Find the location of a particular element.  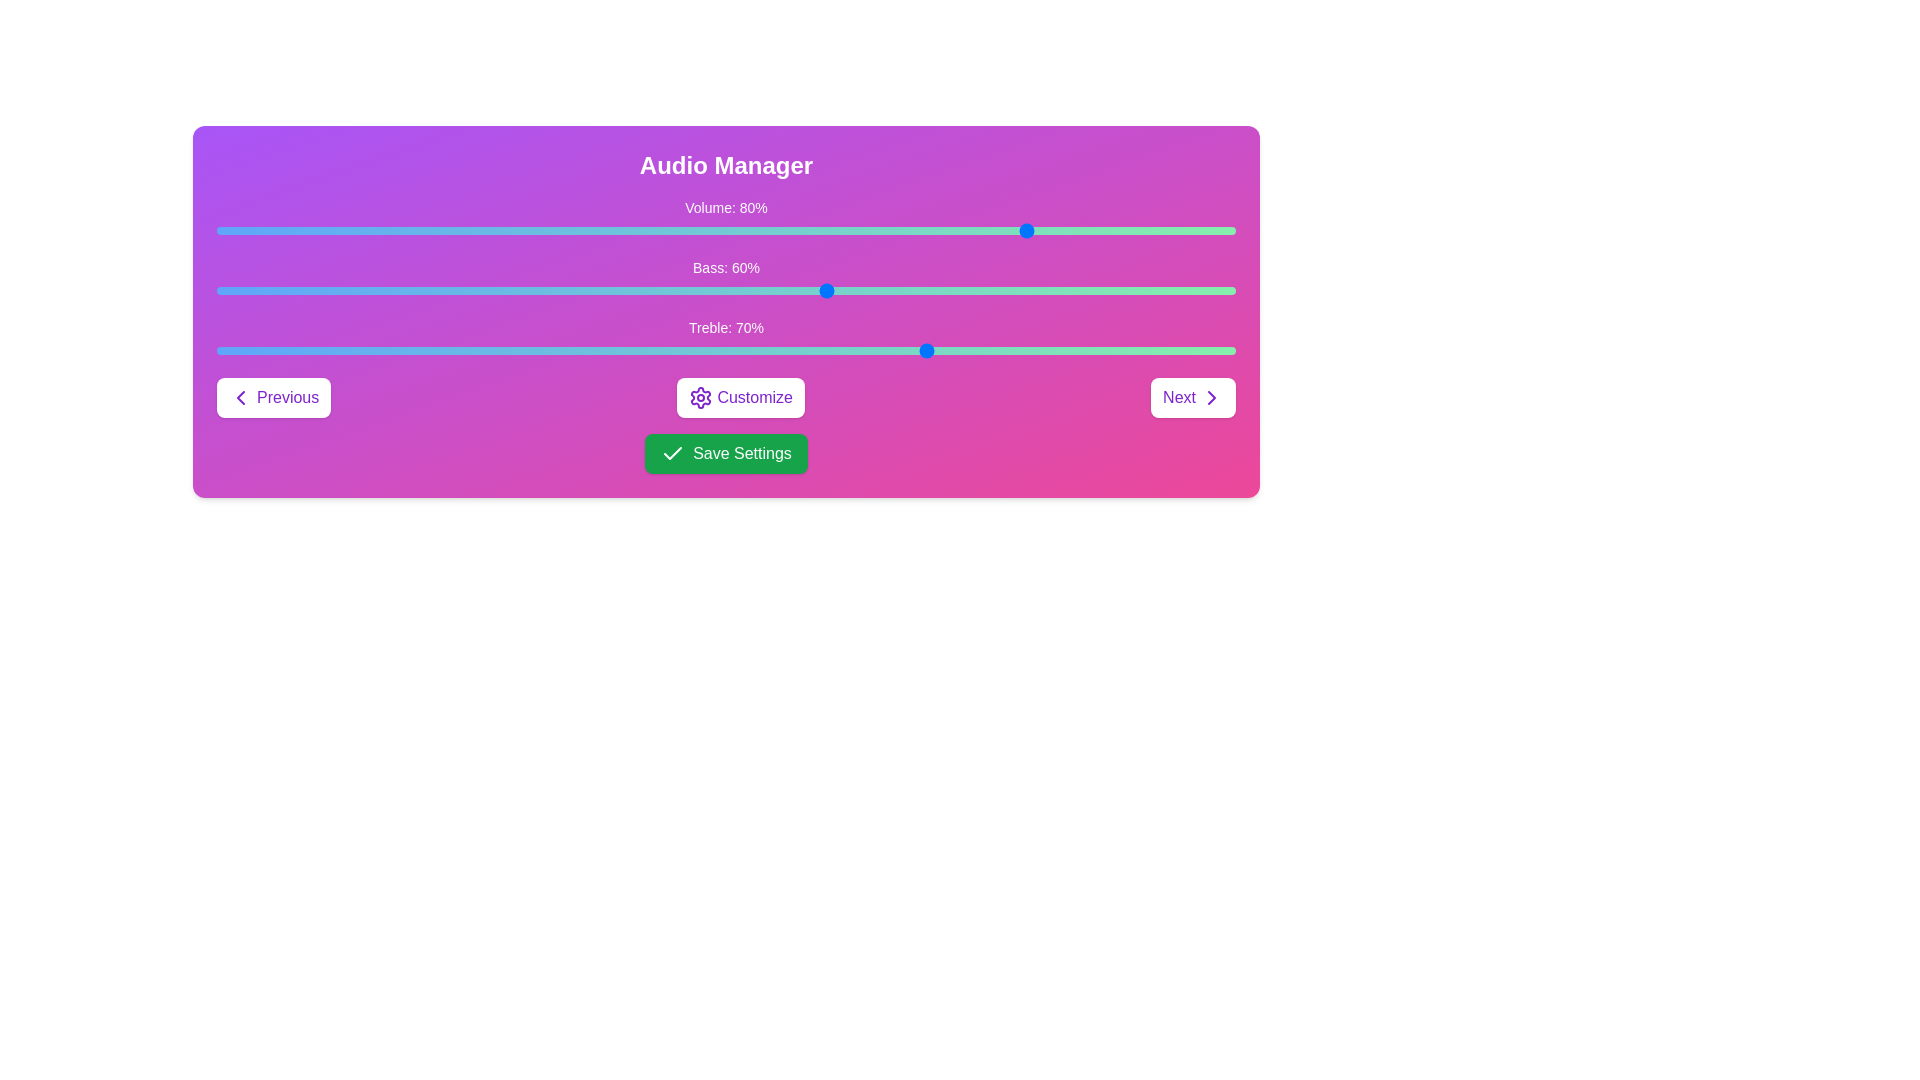

the Text Label displaying 'Bass: 60%' which is located in the middle of the control panel, aligned above a slider and between two other labels is located at coordinates (725, 266).